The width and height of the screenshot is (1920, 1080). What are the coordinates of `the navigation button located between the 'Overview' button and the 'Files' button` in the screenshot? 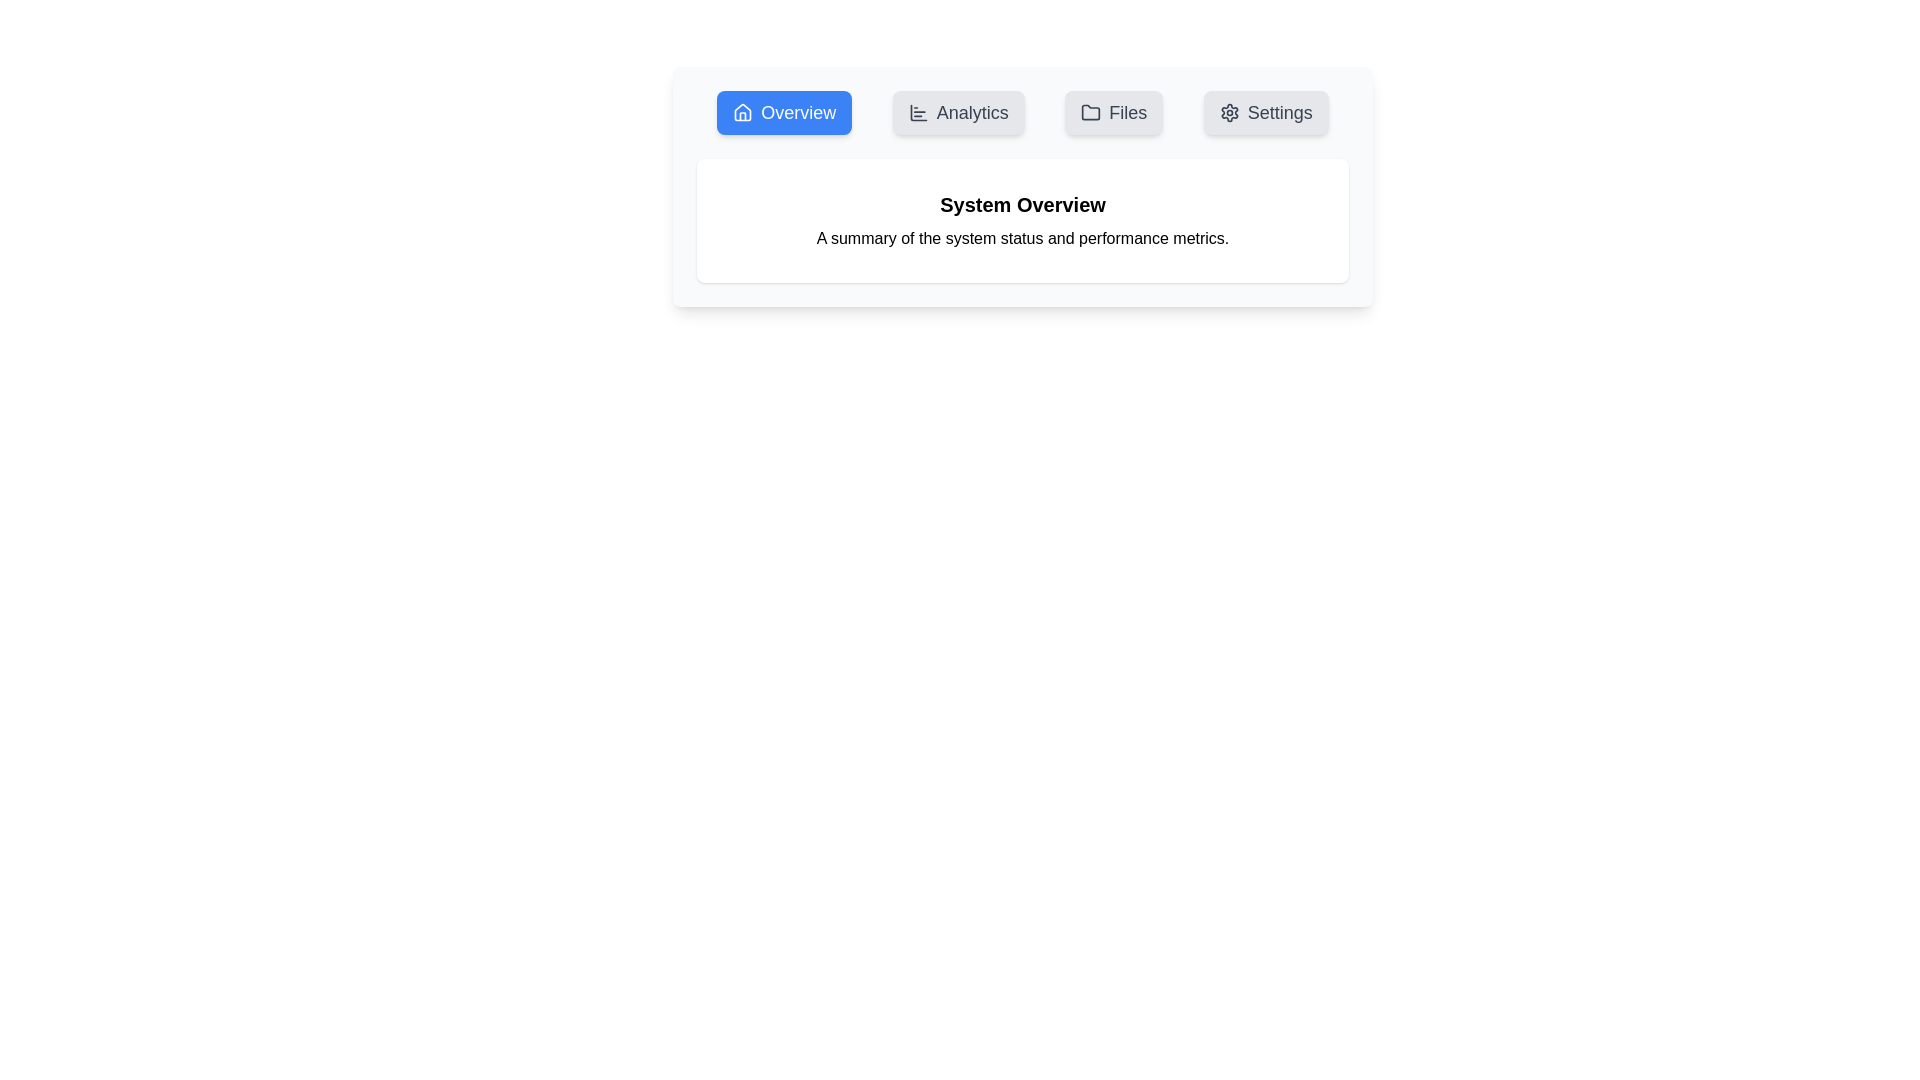 It's located at (957, 112).